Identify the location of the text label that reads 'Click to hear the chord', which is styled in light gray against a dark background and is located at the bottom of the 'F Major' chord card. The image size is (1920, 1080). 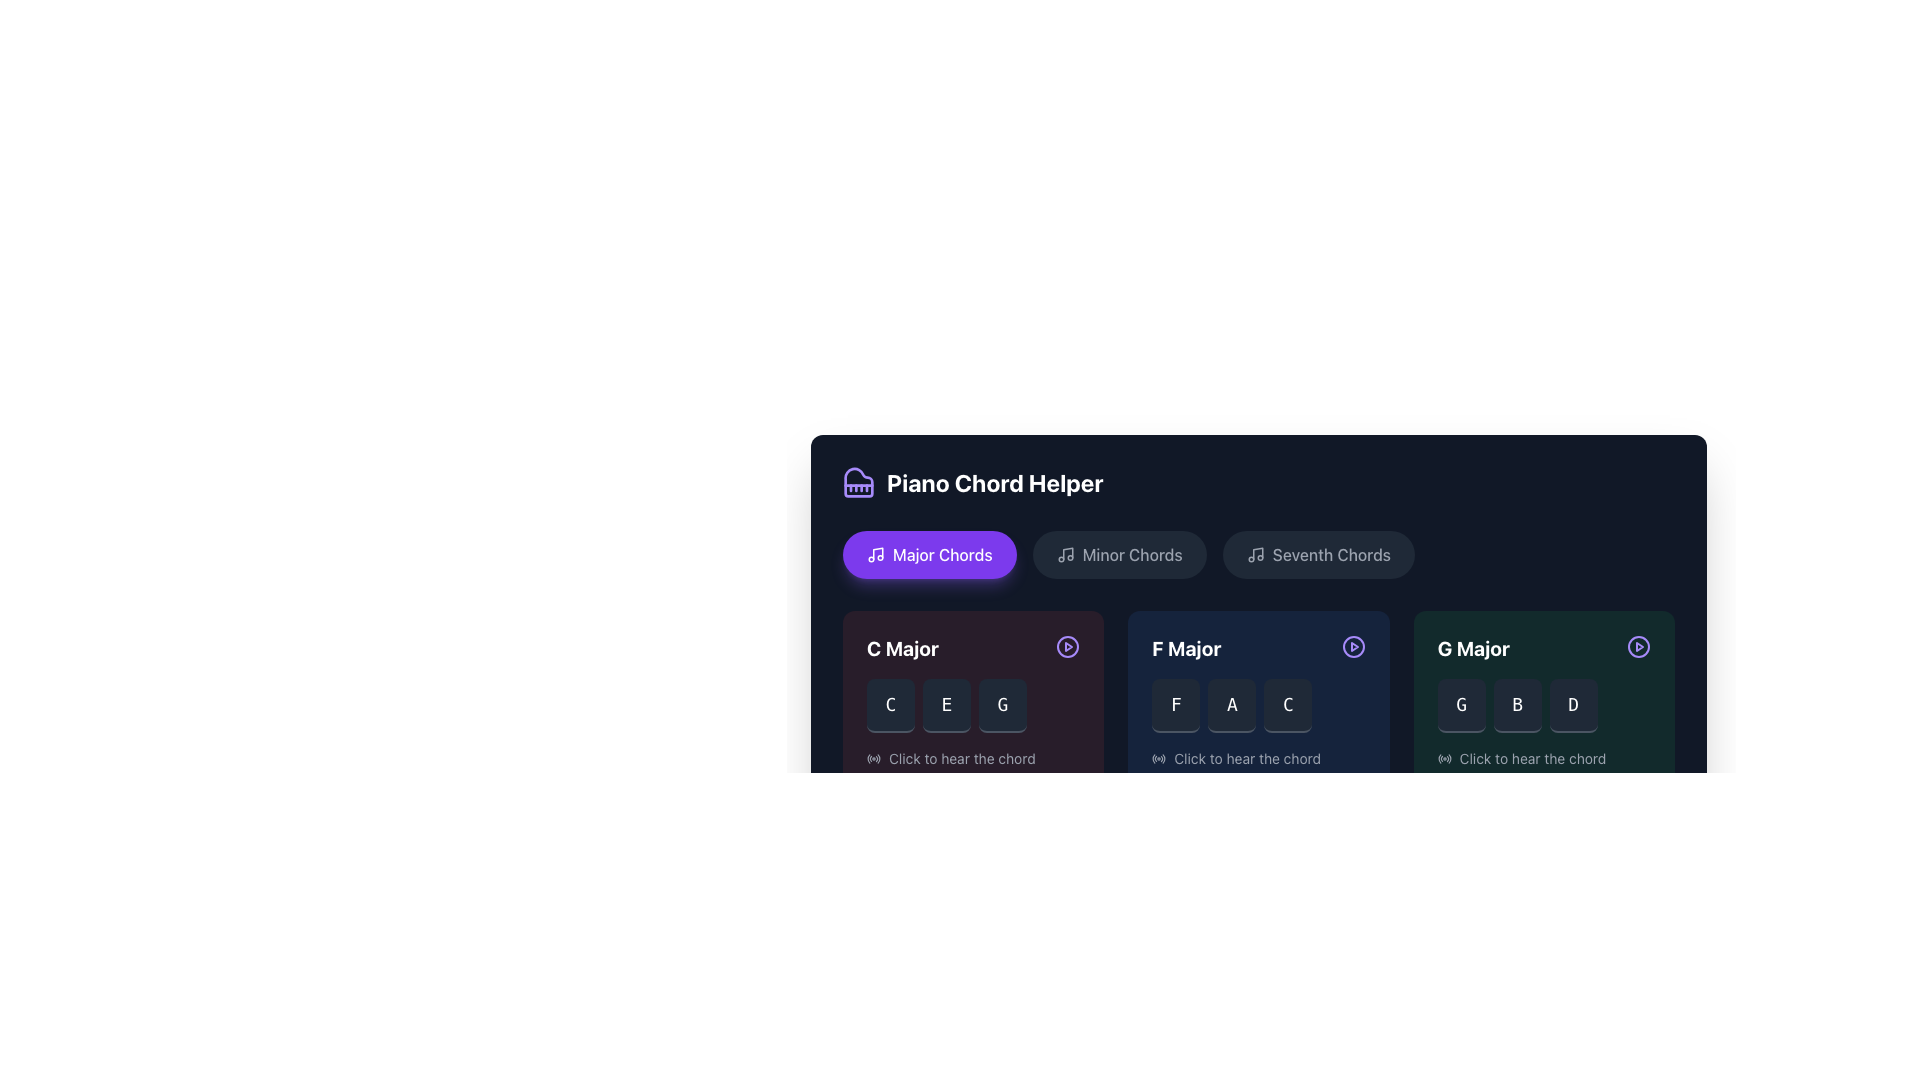
(1246, 759).